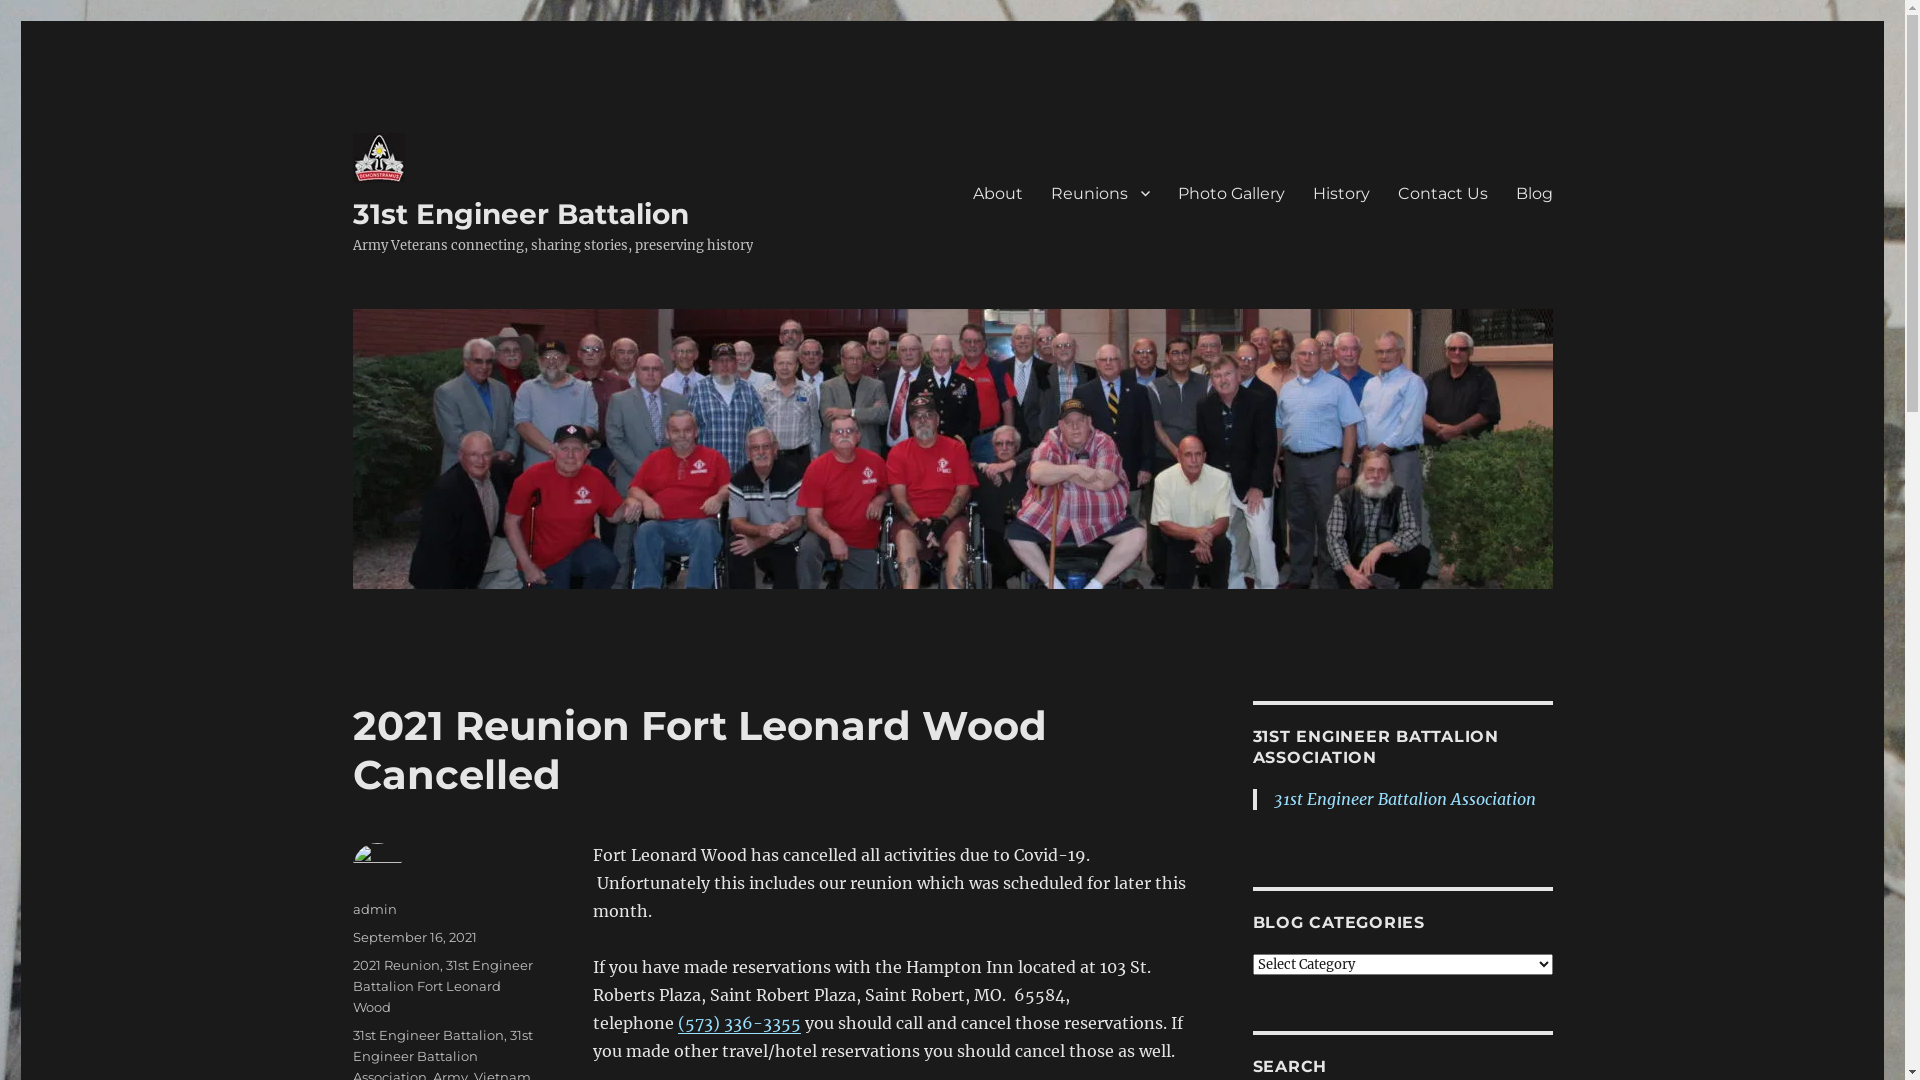  What do you see at coordinates (1533, 192) in the screenshot?
I see `'Blog'` at bounding box center [1533, 192].